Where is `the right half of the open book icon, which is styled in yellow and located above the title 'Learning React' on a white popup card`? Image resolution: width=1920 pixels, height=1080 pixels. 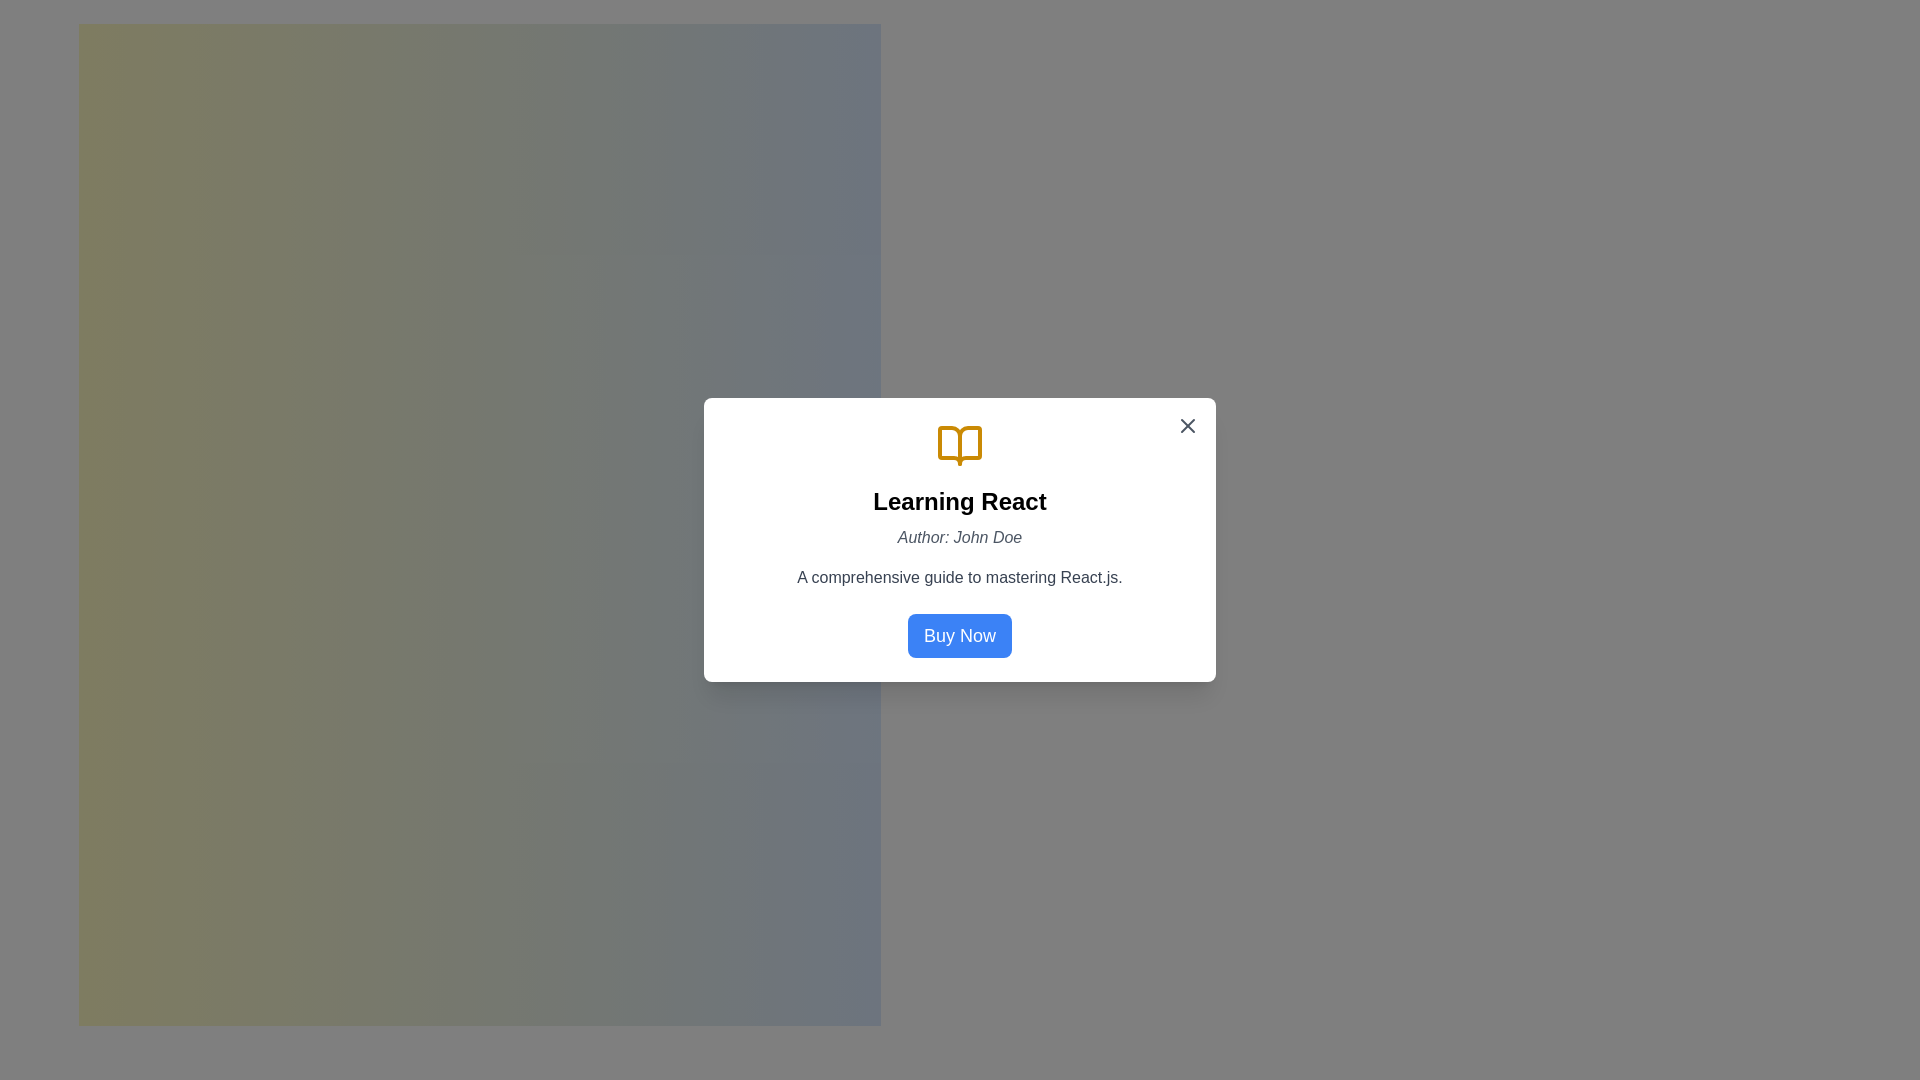 the right half of the open book icon, which is styled in yellow and located above the title 'Learning React' on a white popup card is located at coordinates (960, 445).